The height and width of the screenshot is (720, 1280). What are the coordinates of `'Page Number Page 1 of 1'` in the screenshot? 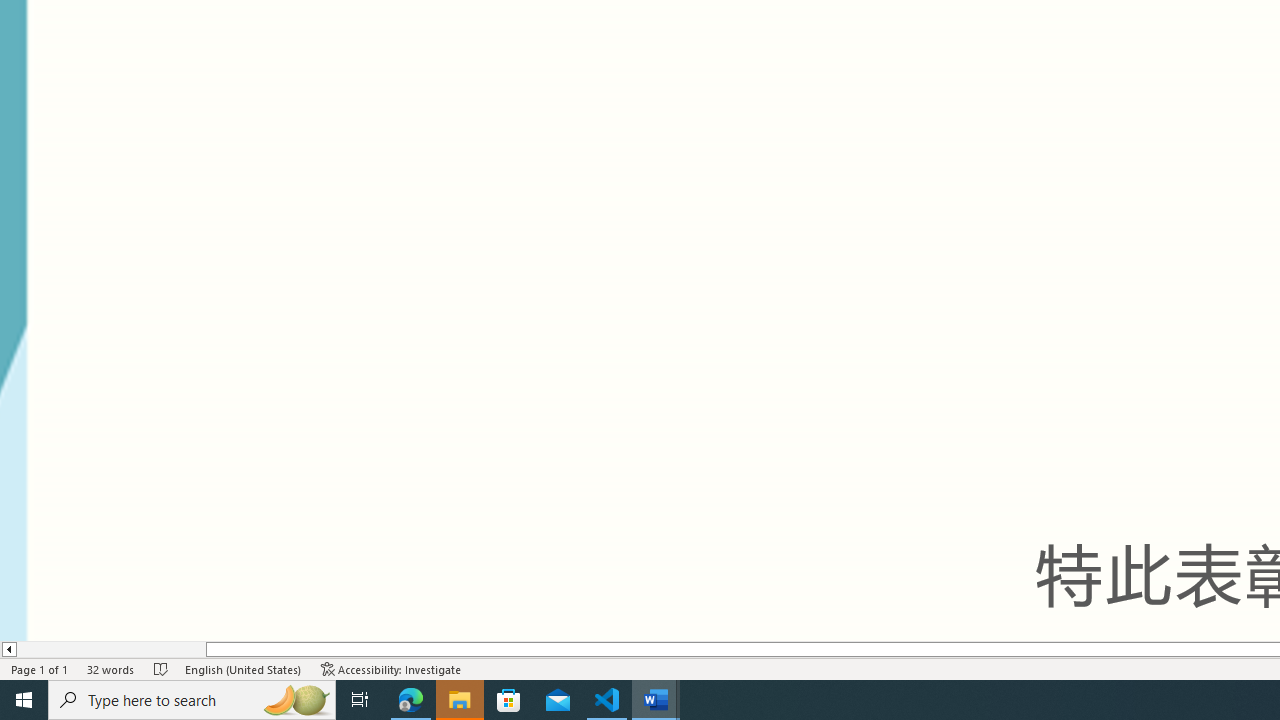 It's located at (40, 669).